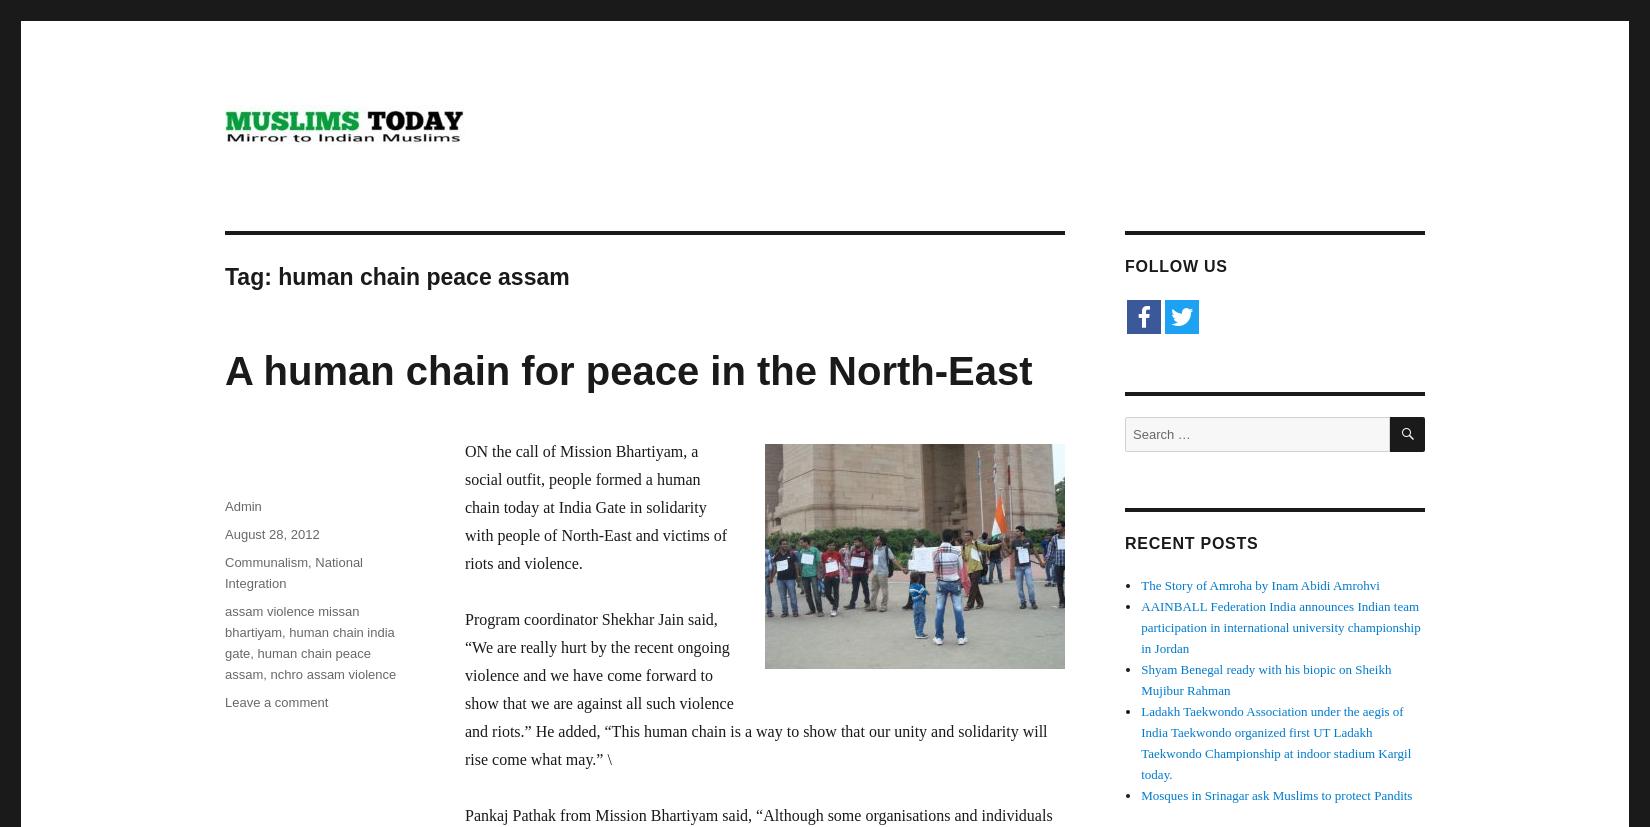 This screenshot has width=1650, height=827. Describe the element at coordinates (1175, 266) in the screenshot. I see `'Follow Us'` at that location.